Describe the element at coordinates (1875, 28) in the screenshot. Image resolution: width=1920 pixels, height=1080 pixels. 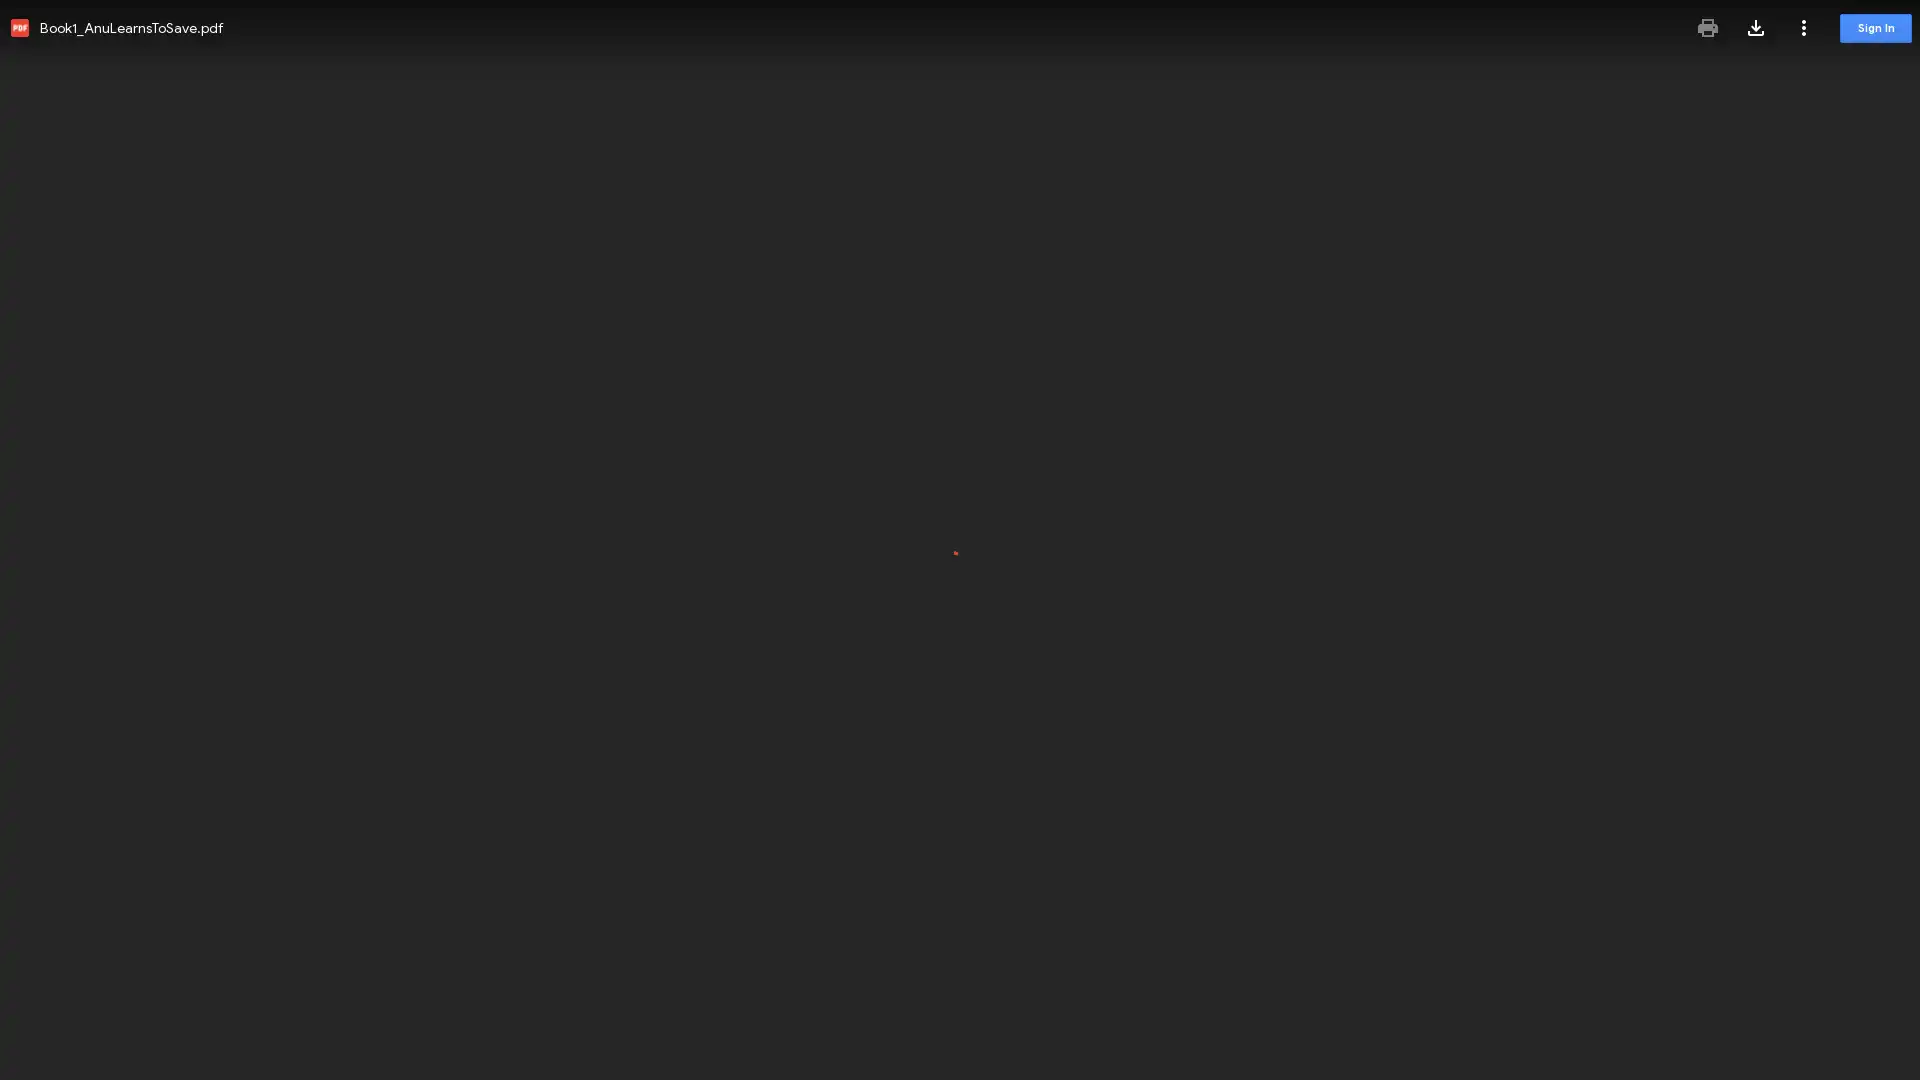
I see `Sign In` at that location.